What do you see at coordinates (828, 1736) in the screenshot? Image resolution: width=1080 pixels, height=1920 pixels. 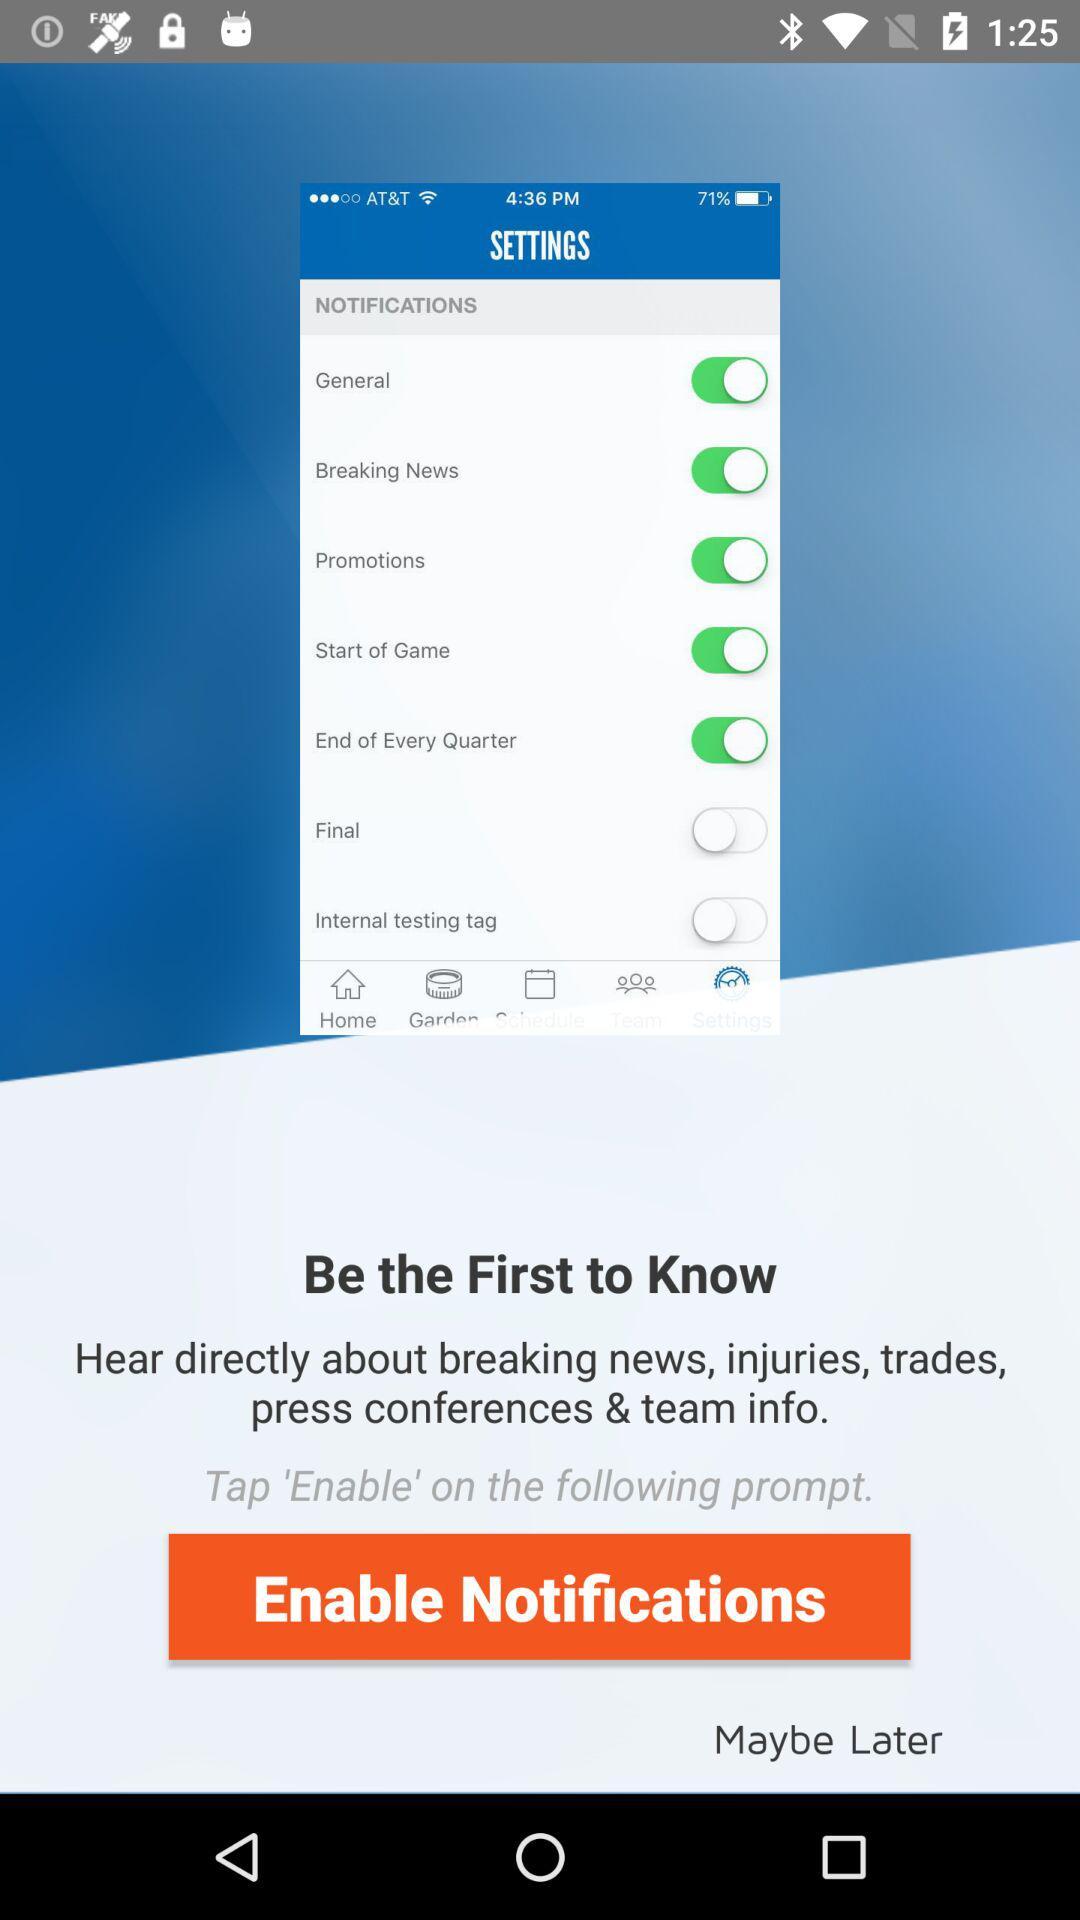 I see `the maybe later icon` at bounding box center [828, 1736].